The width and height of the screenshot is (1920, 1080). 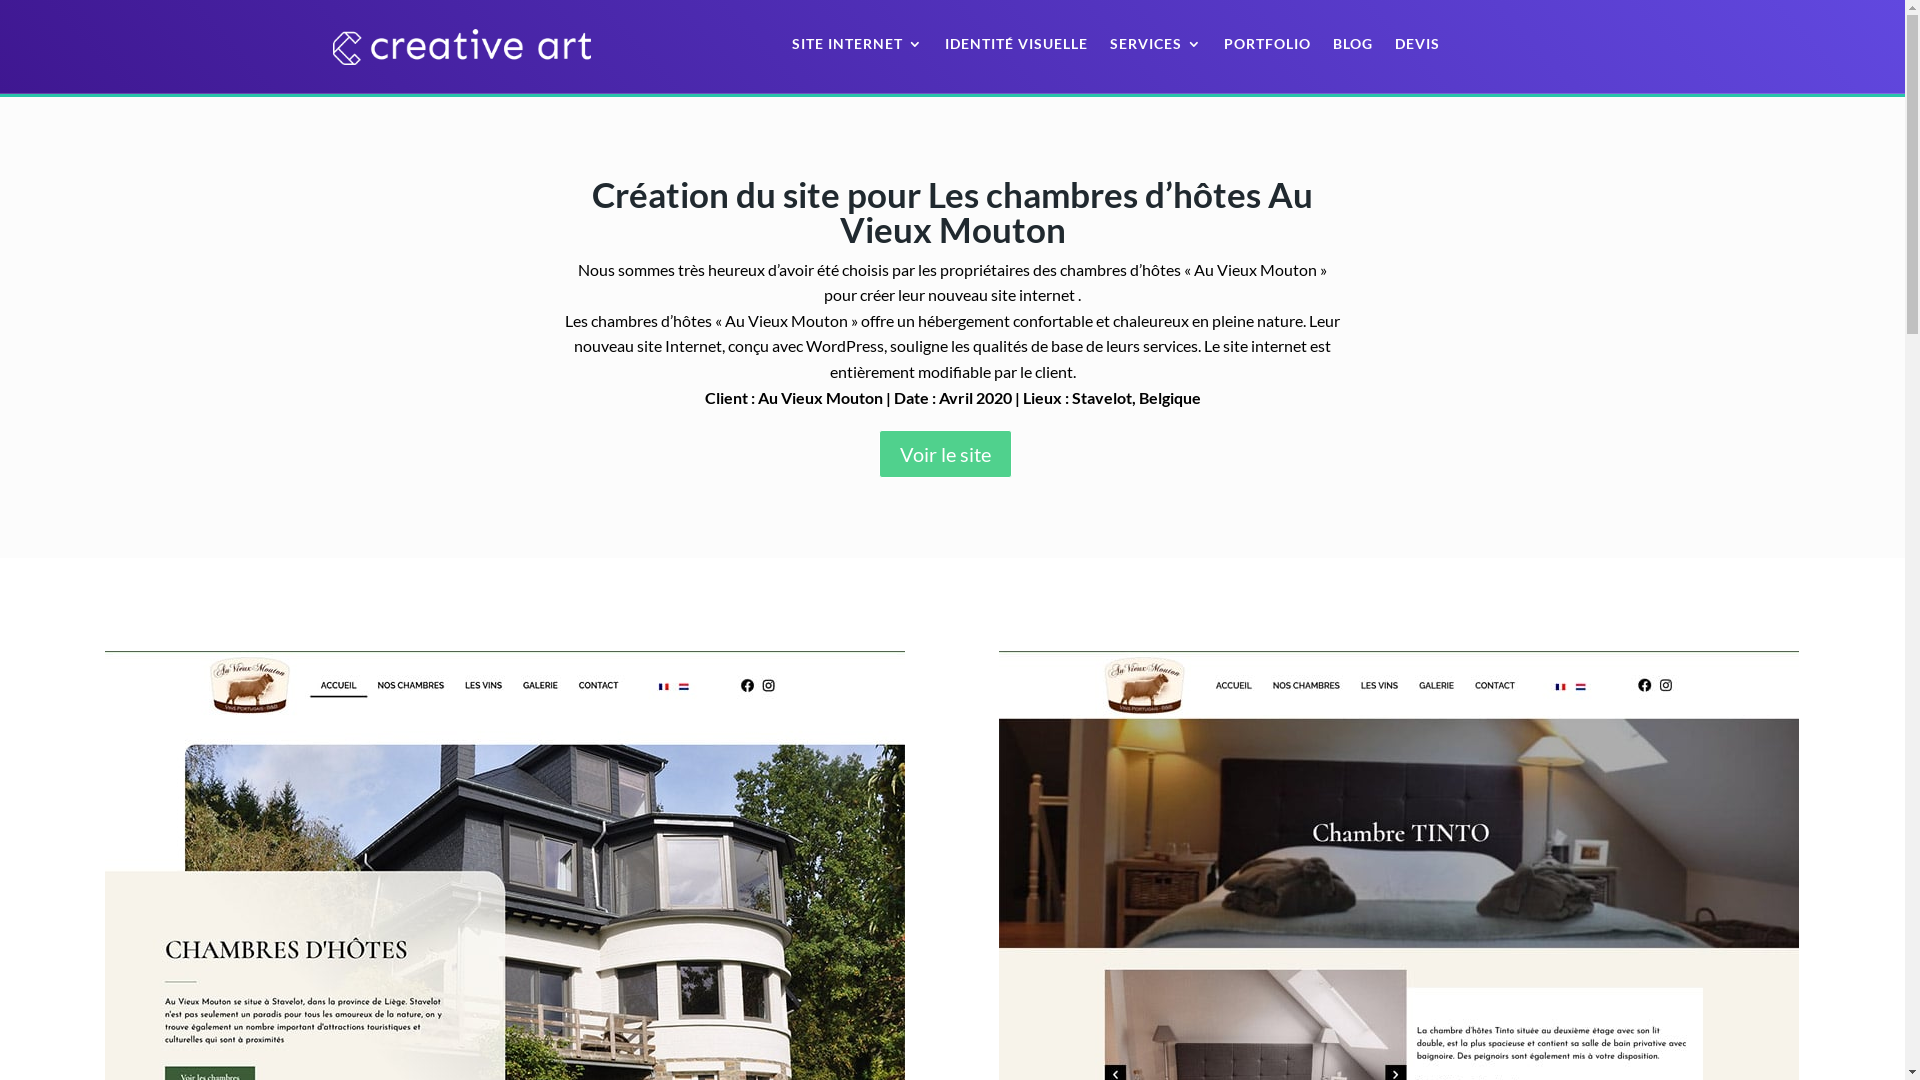 What do you see at coordinates (460, 45) in the screenshot?
I see `'logo-white'` at bounding box center [460, 45].